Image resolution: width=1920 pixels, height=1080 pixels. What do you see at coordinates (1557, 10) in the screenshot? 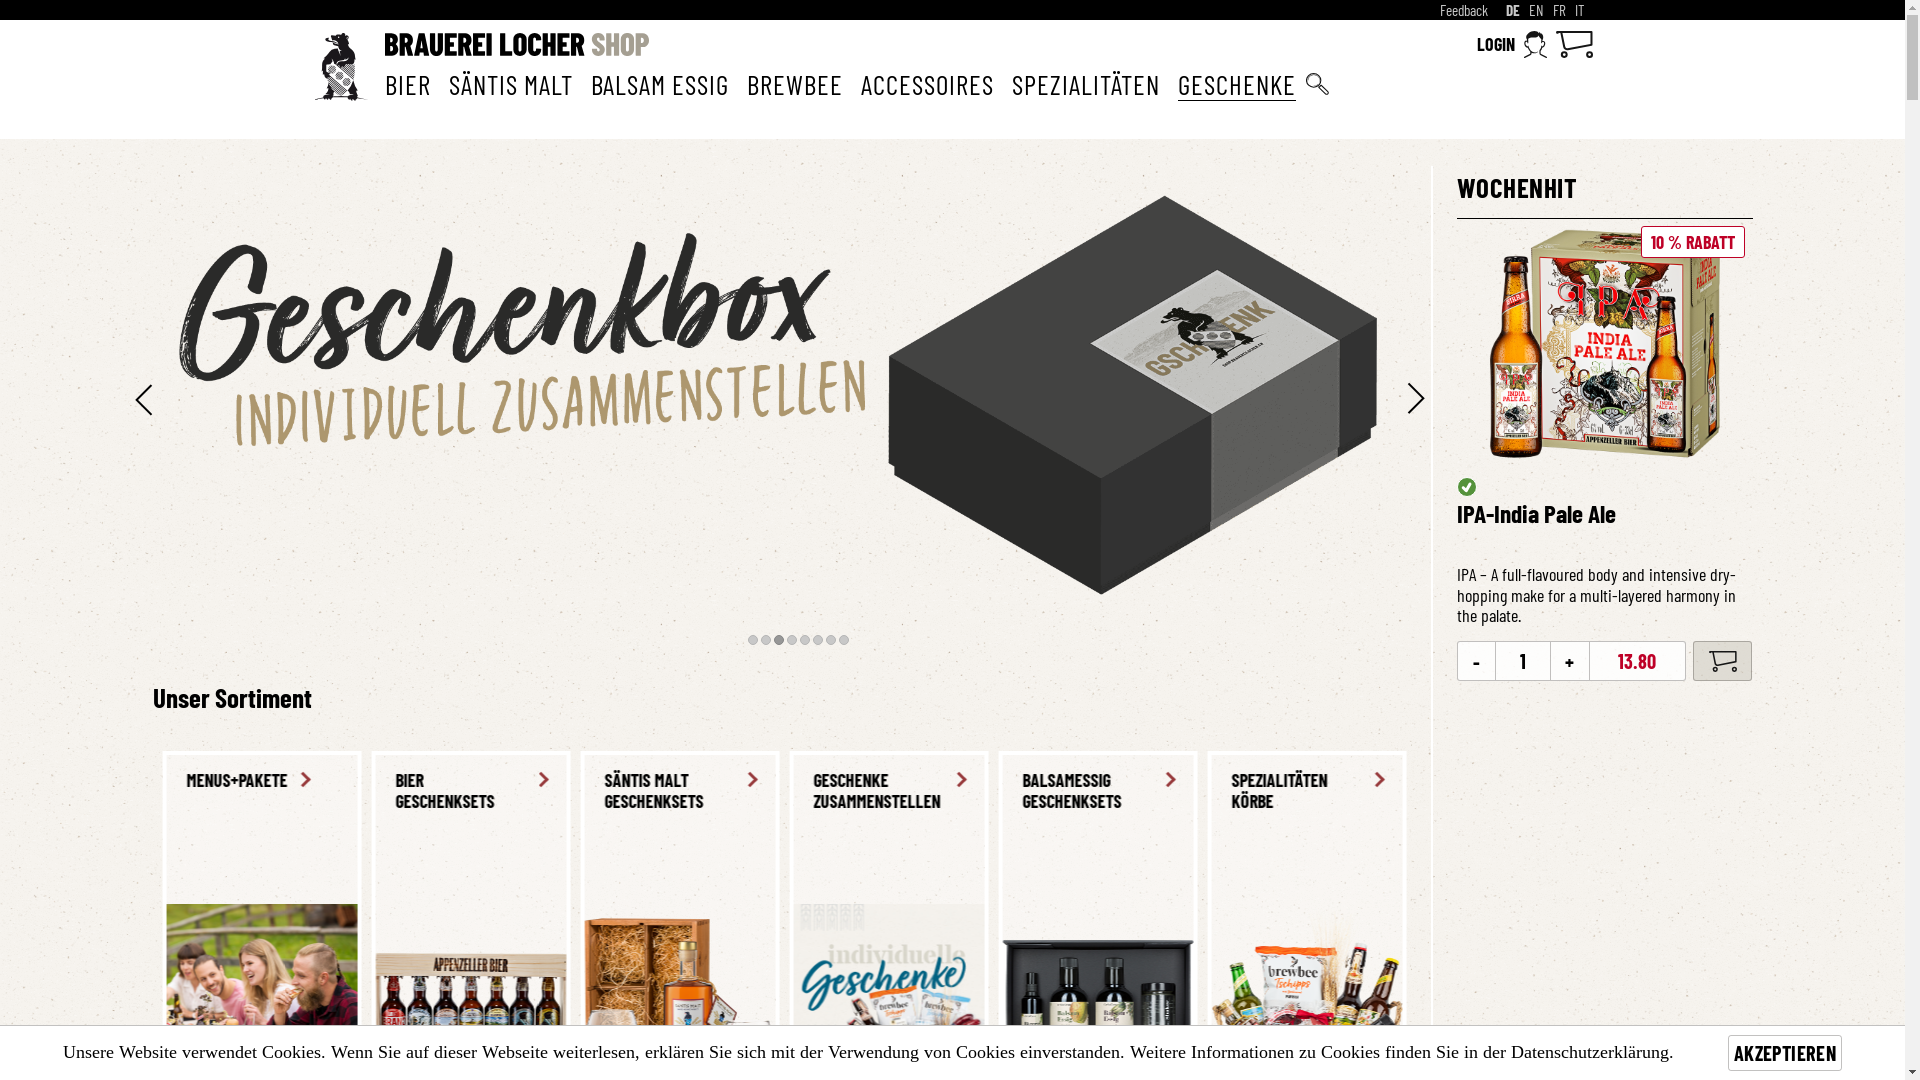
I see `'FR'` at bounding box center [1557, 10].